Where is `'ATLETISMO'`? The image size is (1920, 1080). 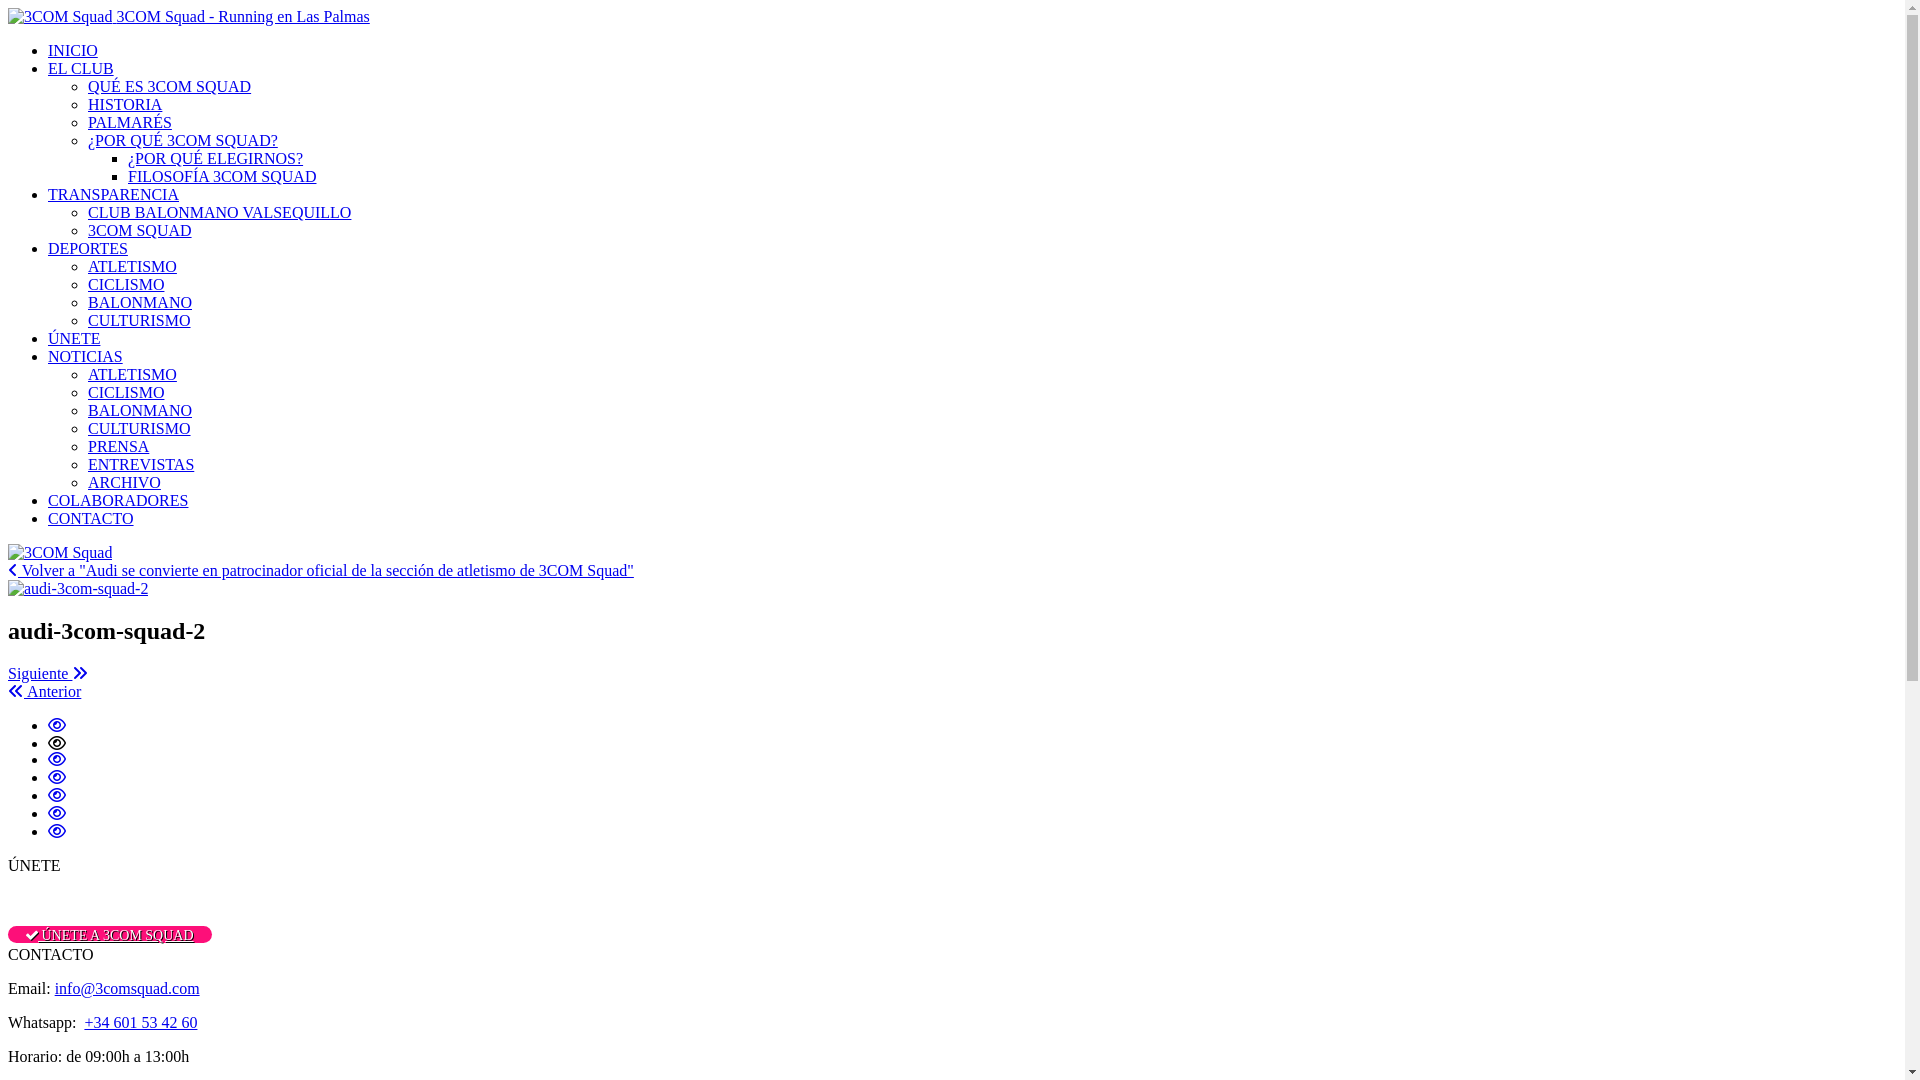
'ATLETISMO' is located at coordinates (131, 265).